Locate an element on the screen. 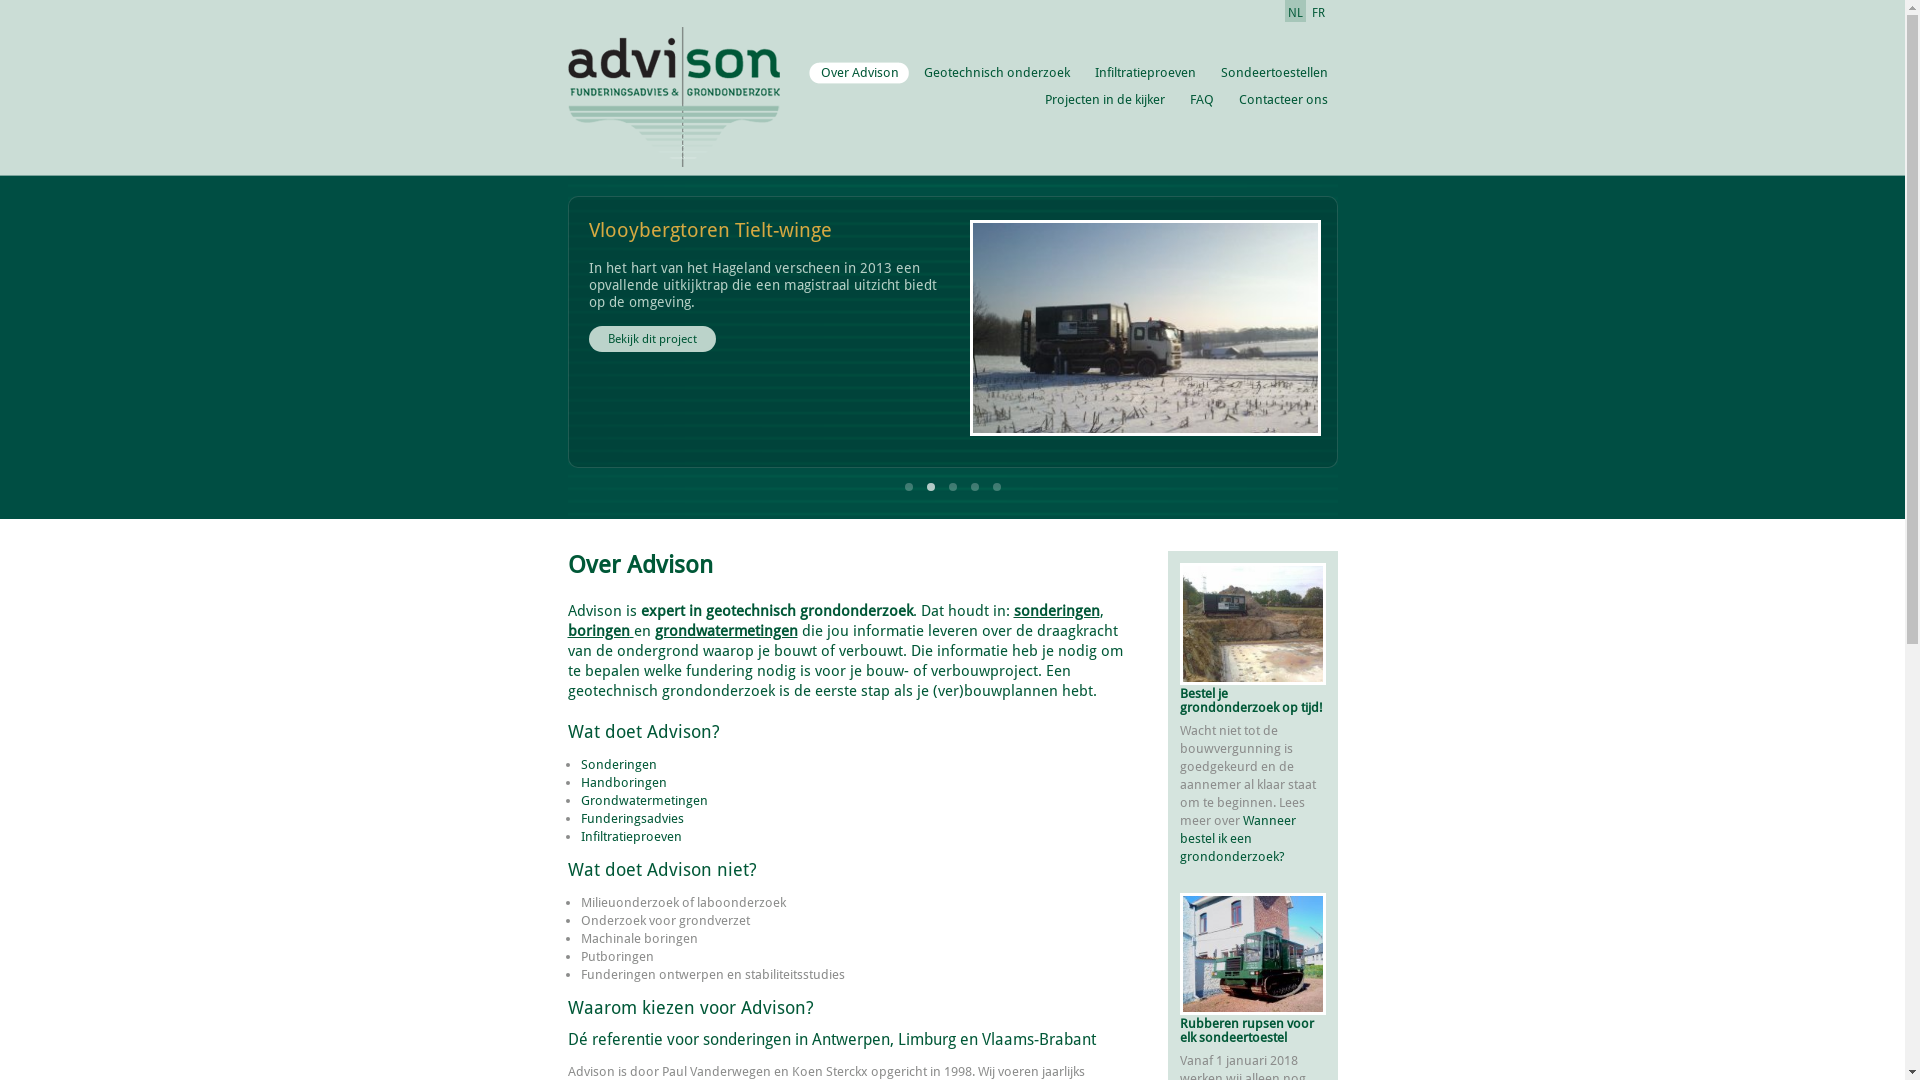 The image size is (1920, 1080). 'Uitkijktoren Tielt-winge' is located at coordinates (1145, 326).